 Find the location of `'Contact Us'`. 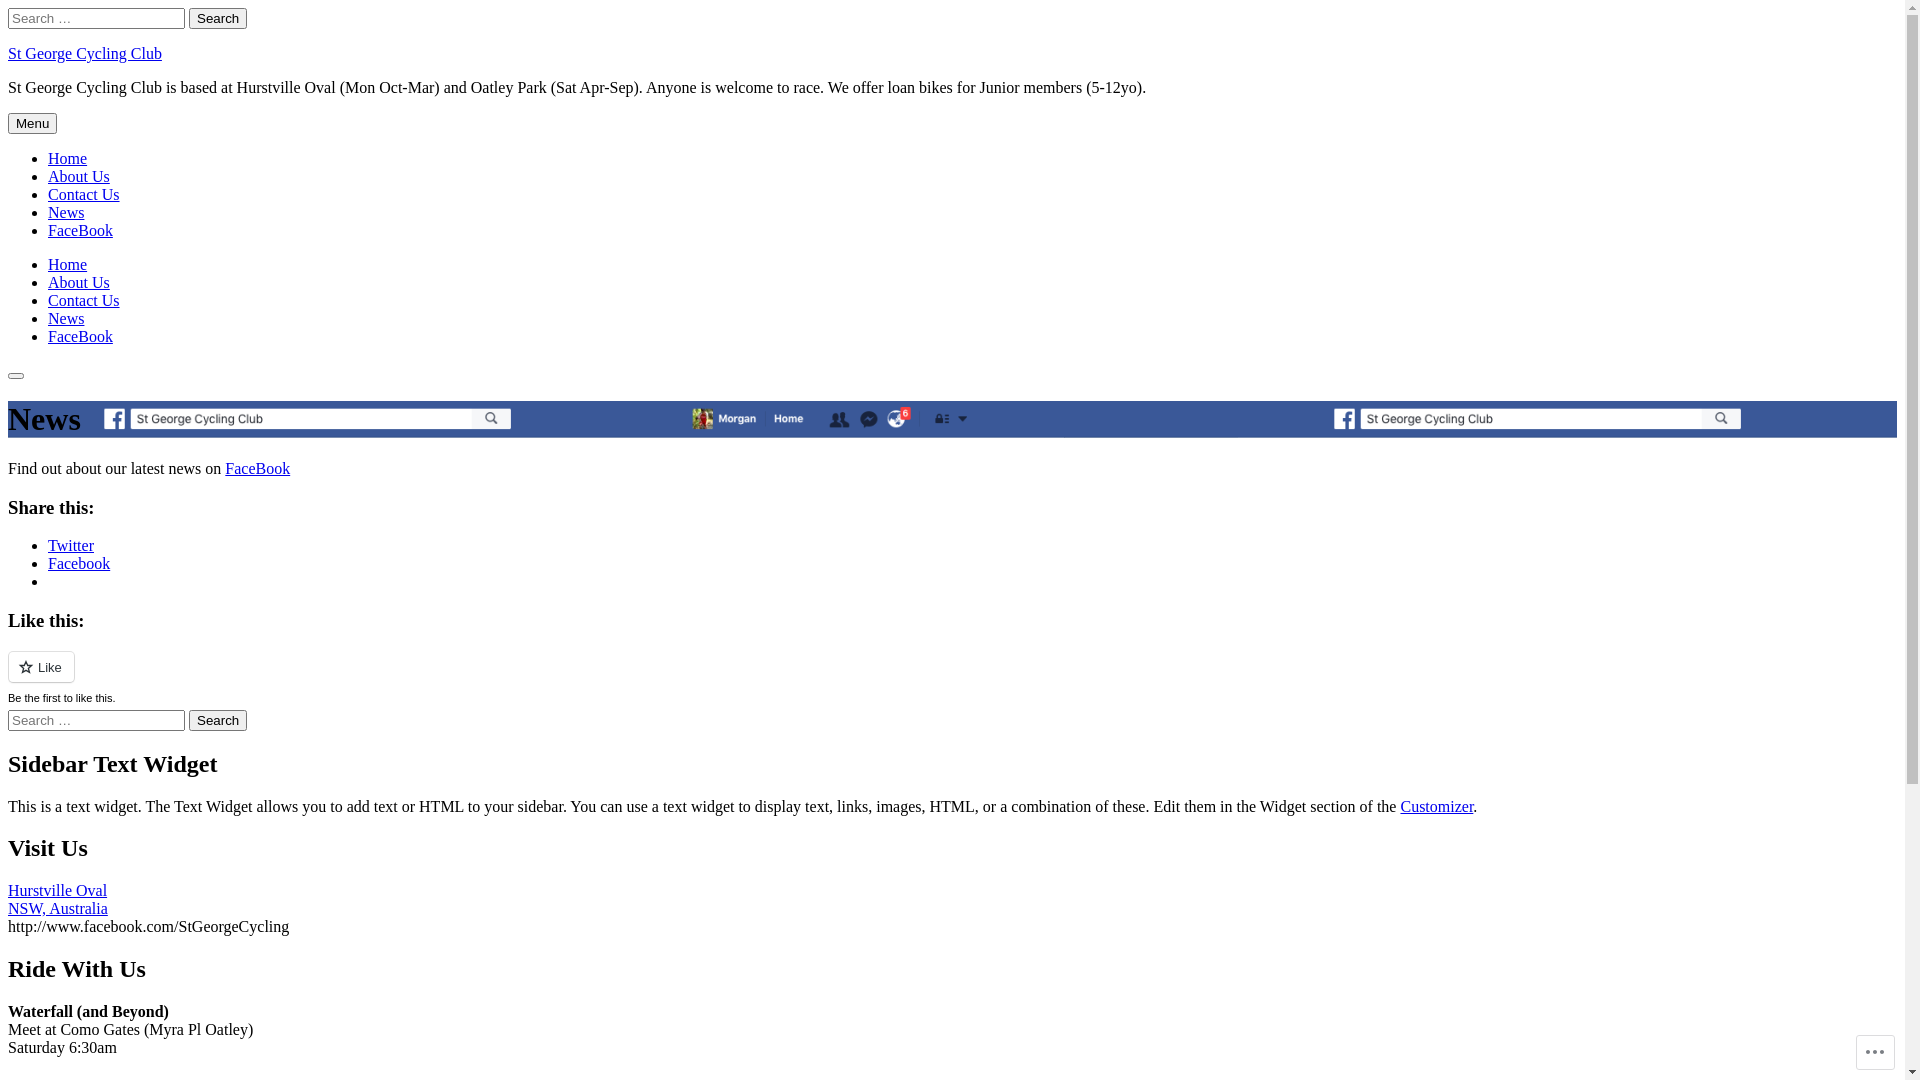

'Contact Us' is located at coordinates (82, 300).